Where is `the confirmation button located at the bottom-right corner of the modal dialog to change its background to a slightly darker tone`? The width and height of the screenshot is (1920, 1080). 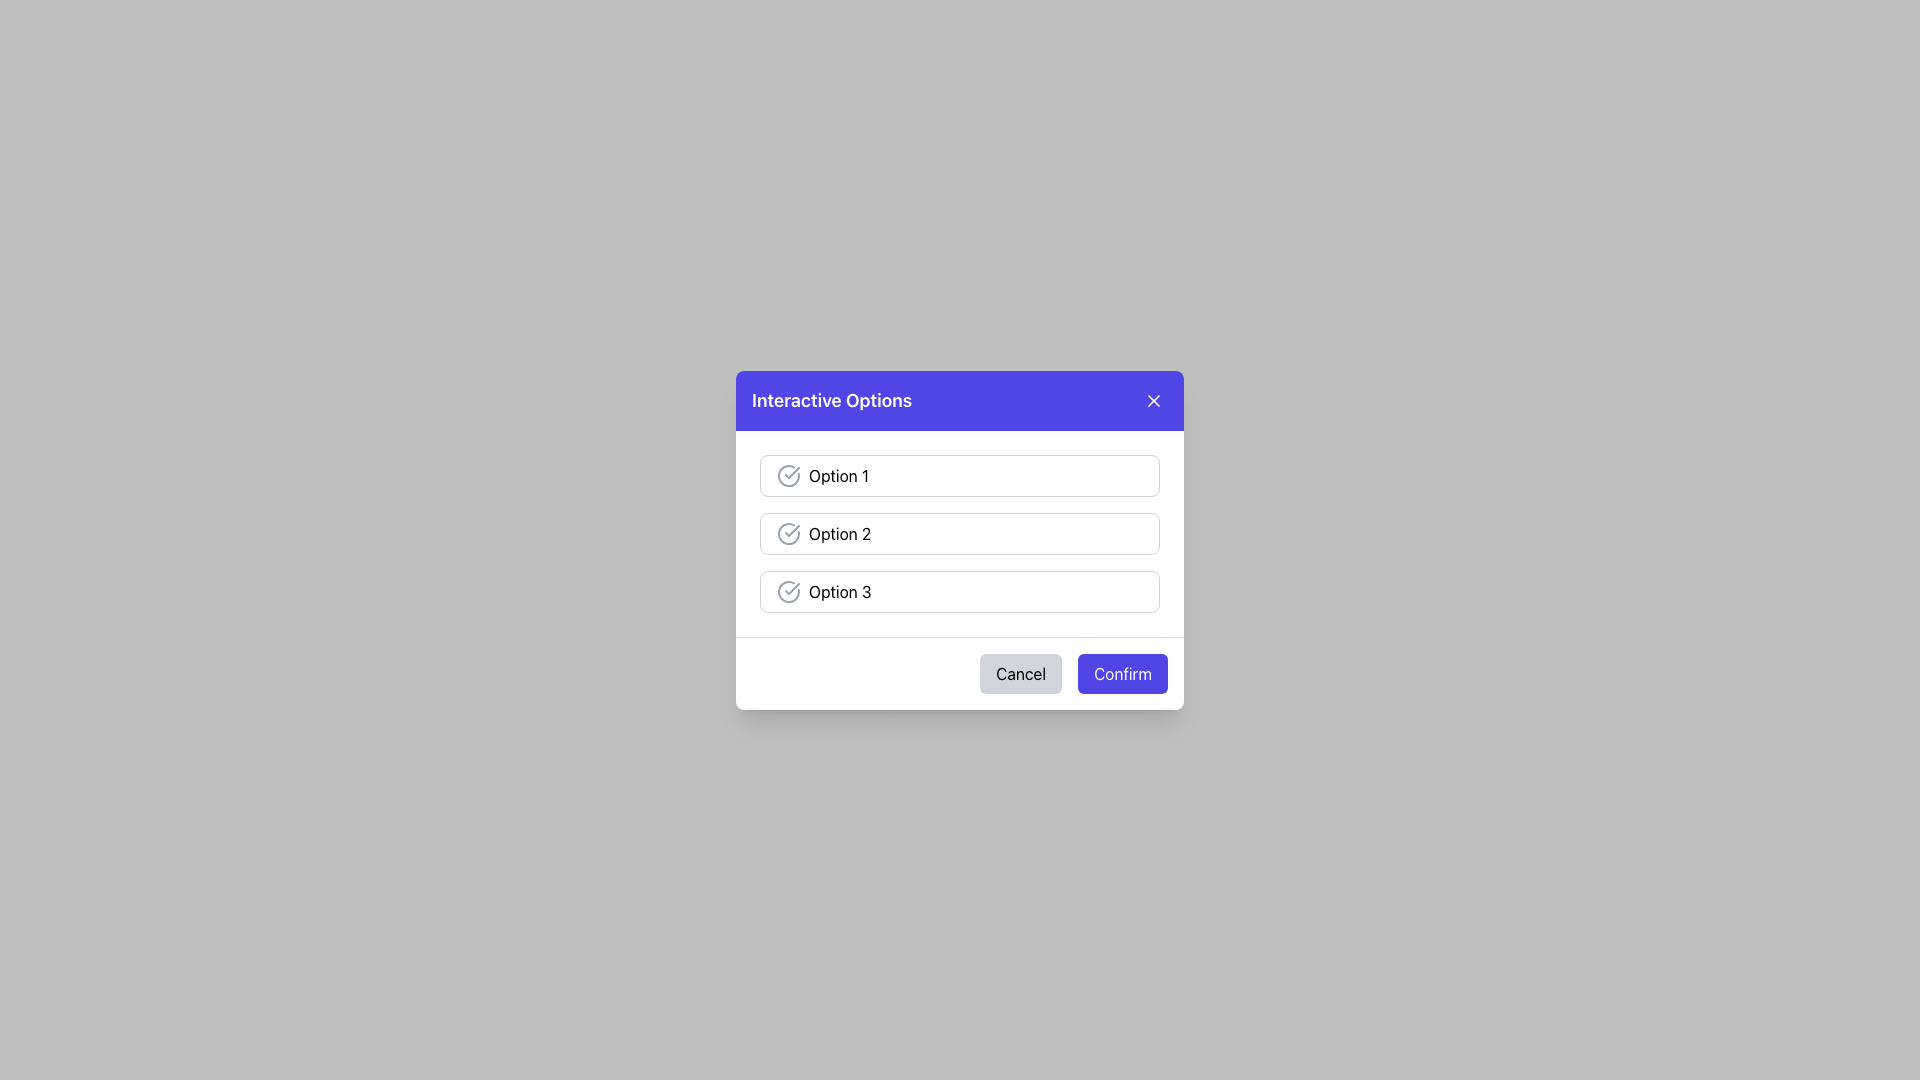
the confirmation button located at the bottom-right corner of the modal dialog to change its background to a slightly darker tone is located at coordinates (1123, 673).